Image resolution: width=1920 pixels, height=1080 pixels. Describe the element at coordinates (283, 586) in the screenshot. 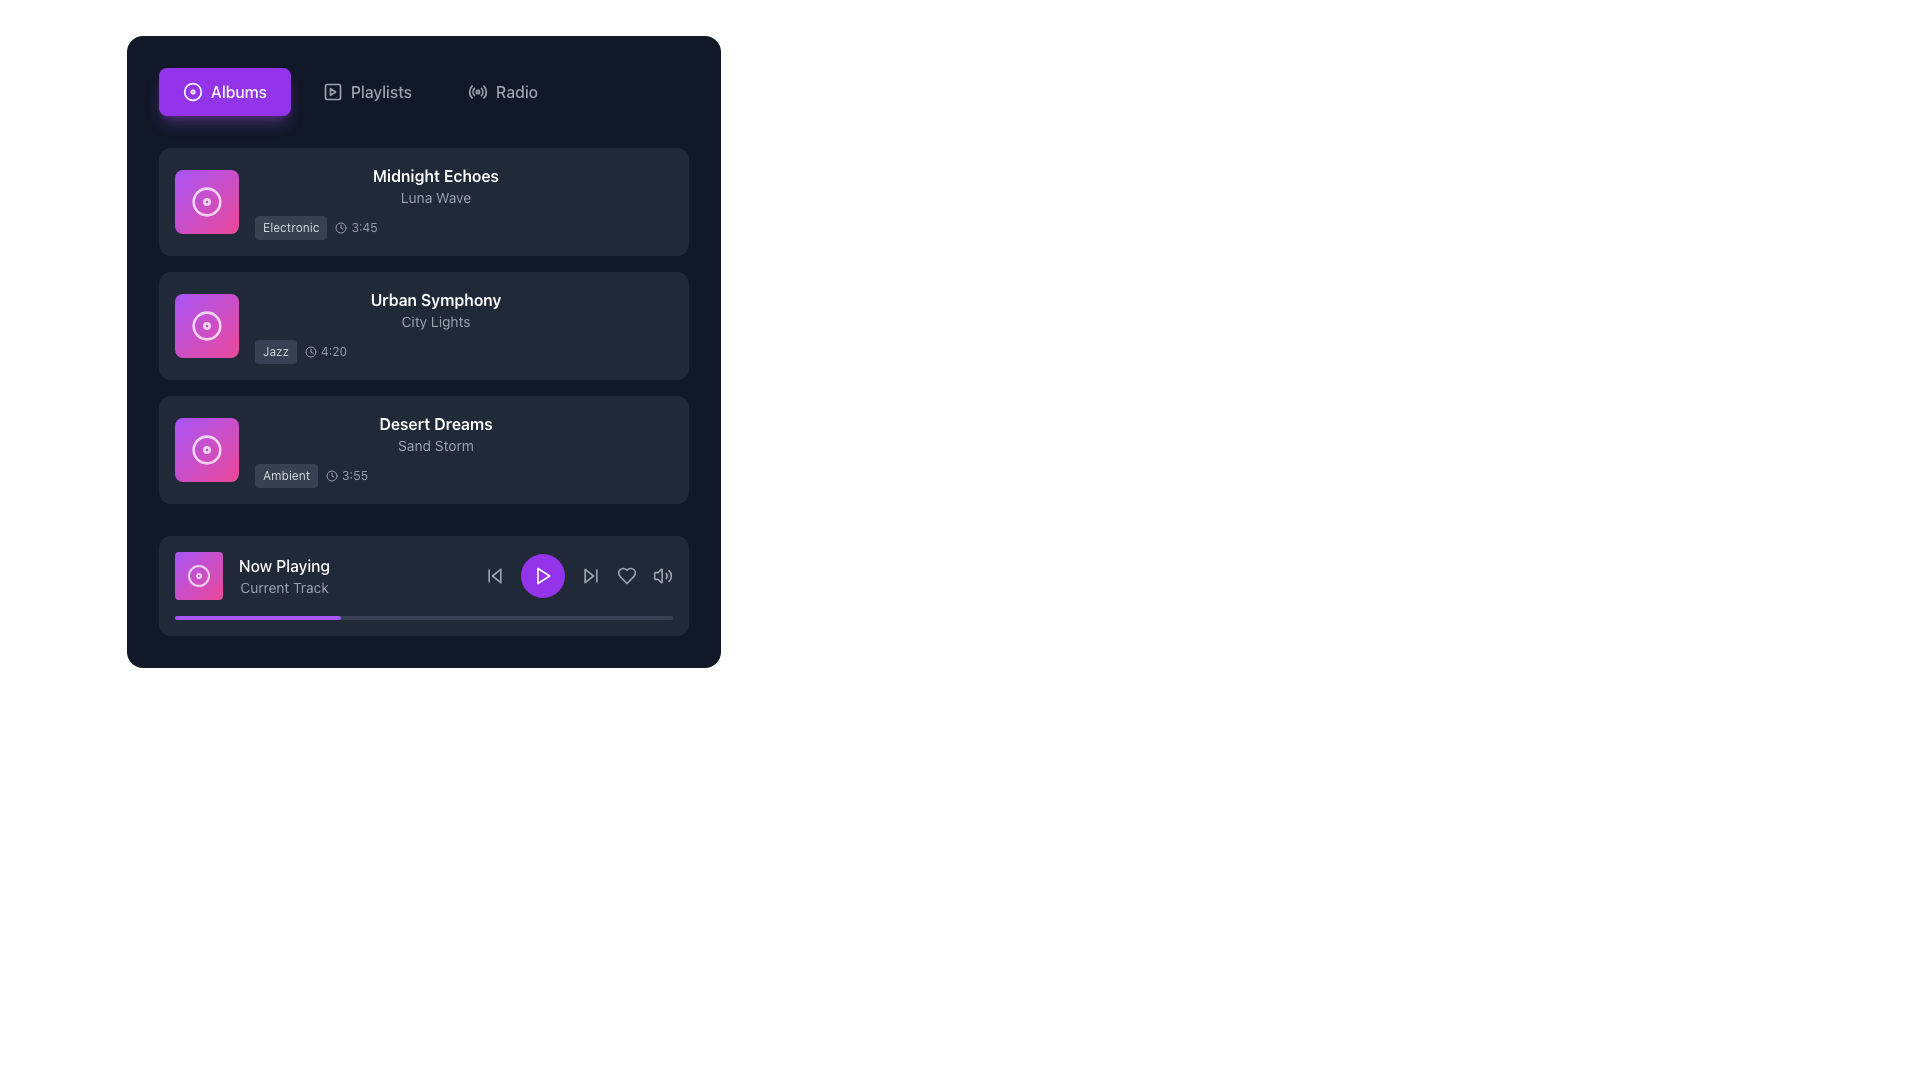

I see `the descriptive label indicating the current track being played, located directly beneath the 'Now Playing' text` at that location.